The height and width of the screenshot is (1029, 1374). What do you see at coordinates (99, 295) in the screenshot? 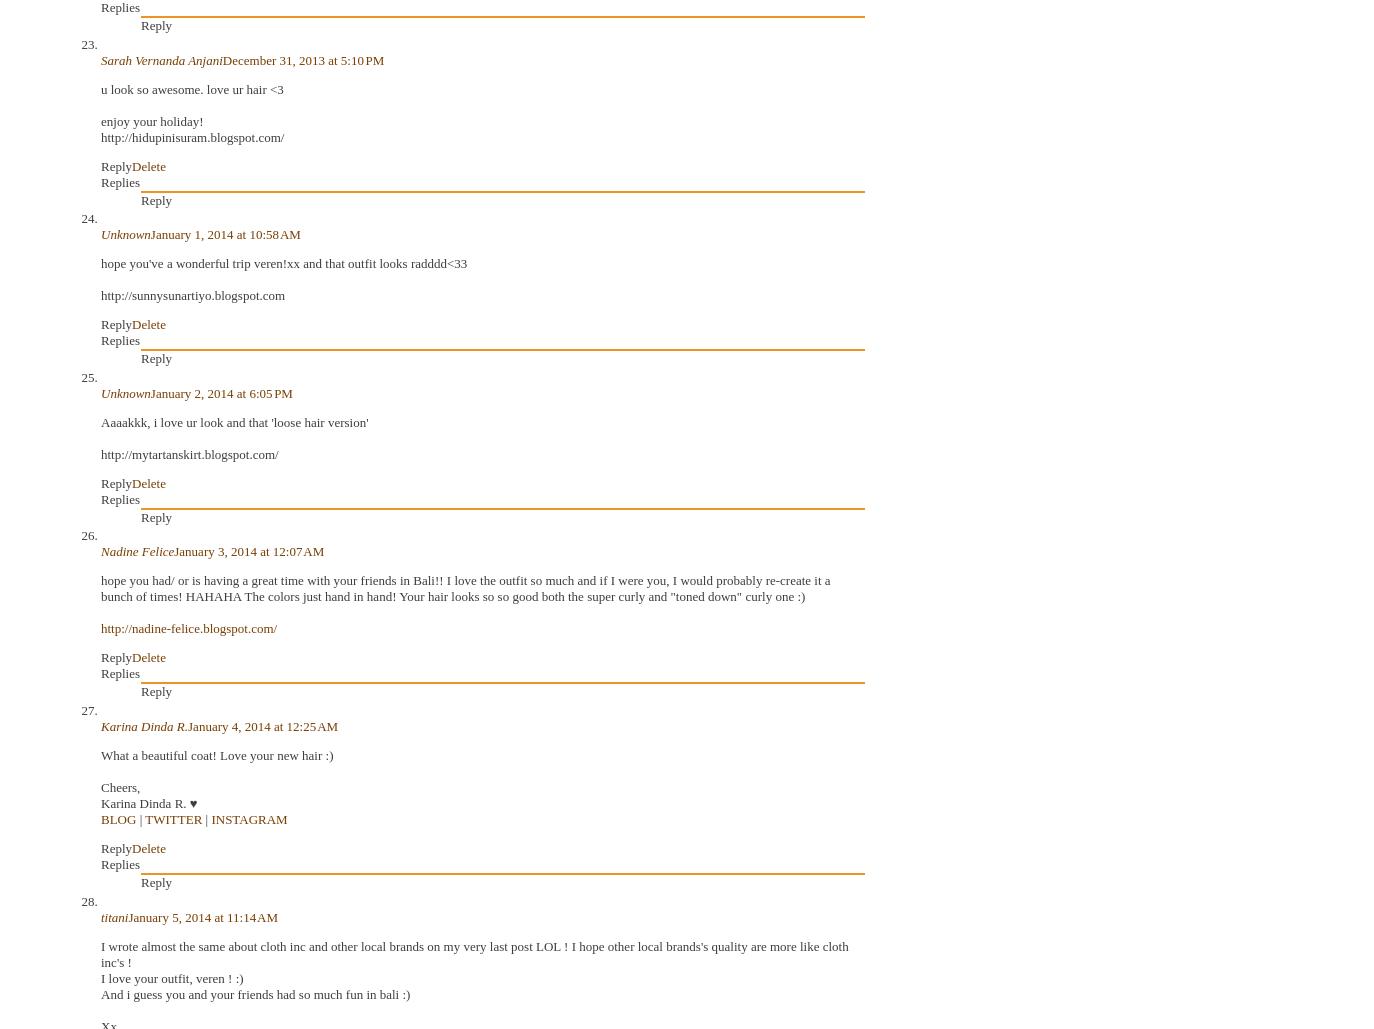
I see `'http://sunnysunartiyo.blogspot.com'` at bounding box center [99, 295].